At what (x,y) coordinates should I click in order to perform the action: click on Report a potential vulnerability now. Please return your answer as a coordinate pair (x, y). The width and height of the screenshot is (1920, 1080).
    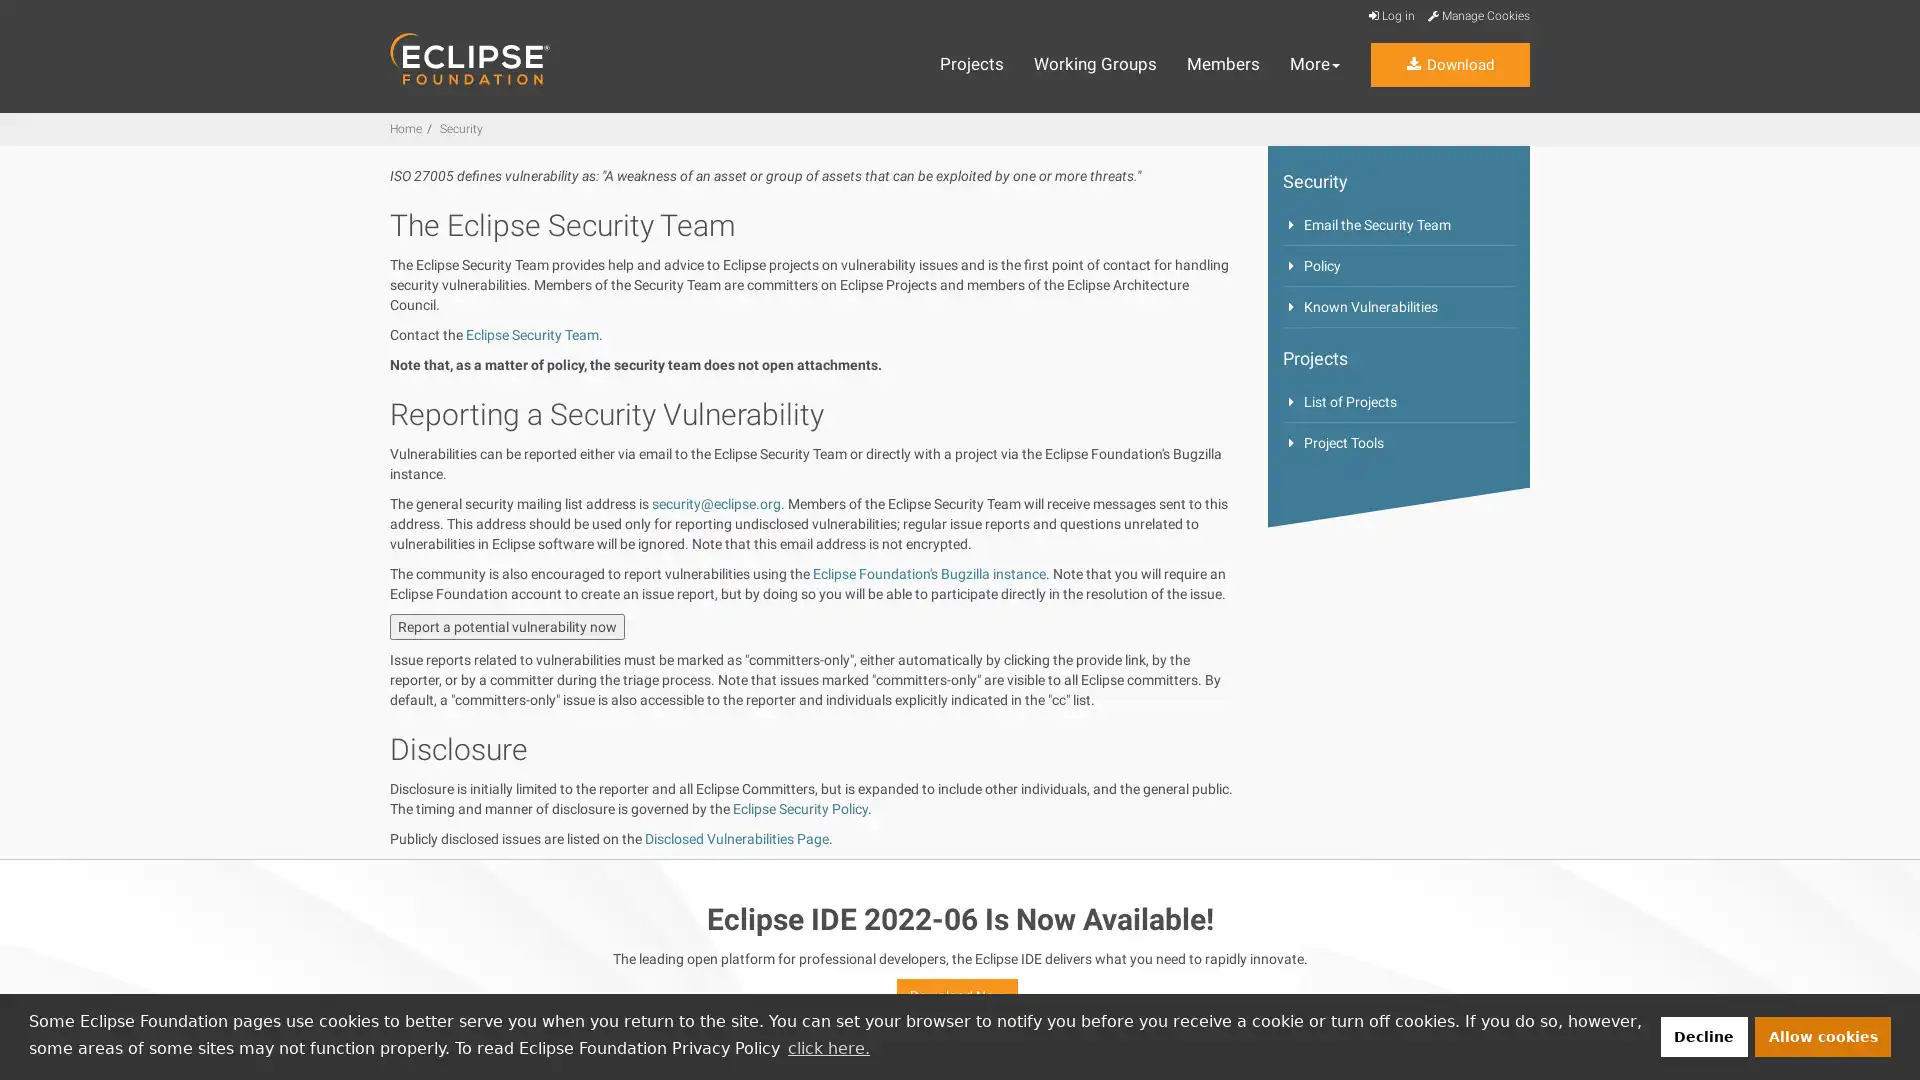
    Looking at the image, I should click on (507, 626).